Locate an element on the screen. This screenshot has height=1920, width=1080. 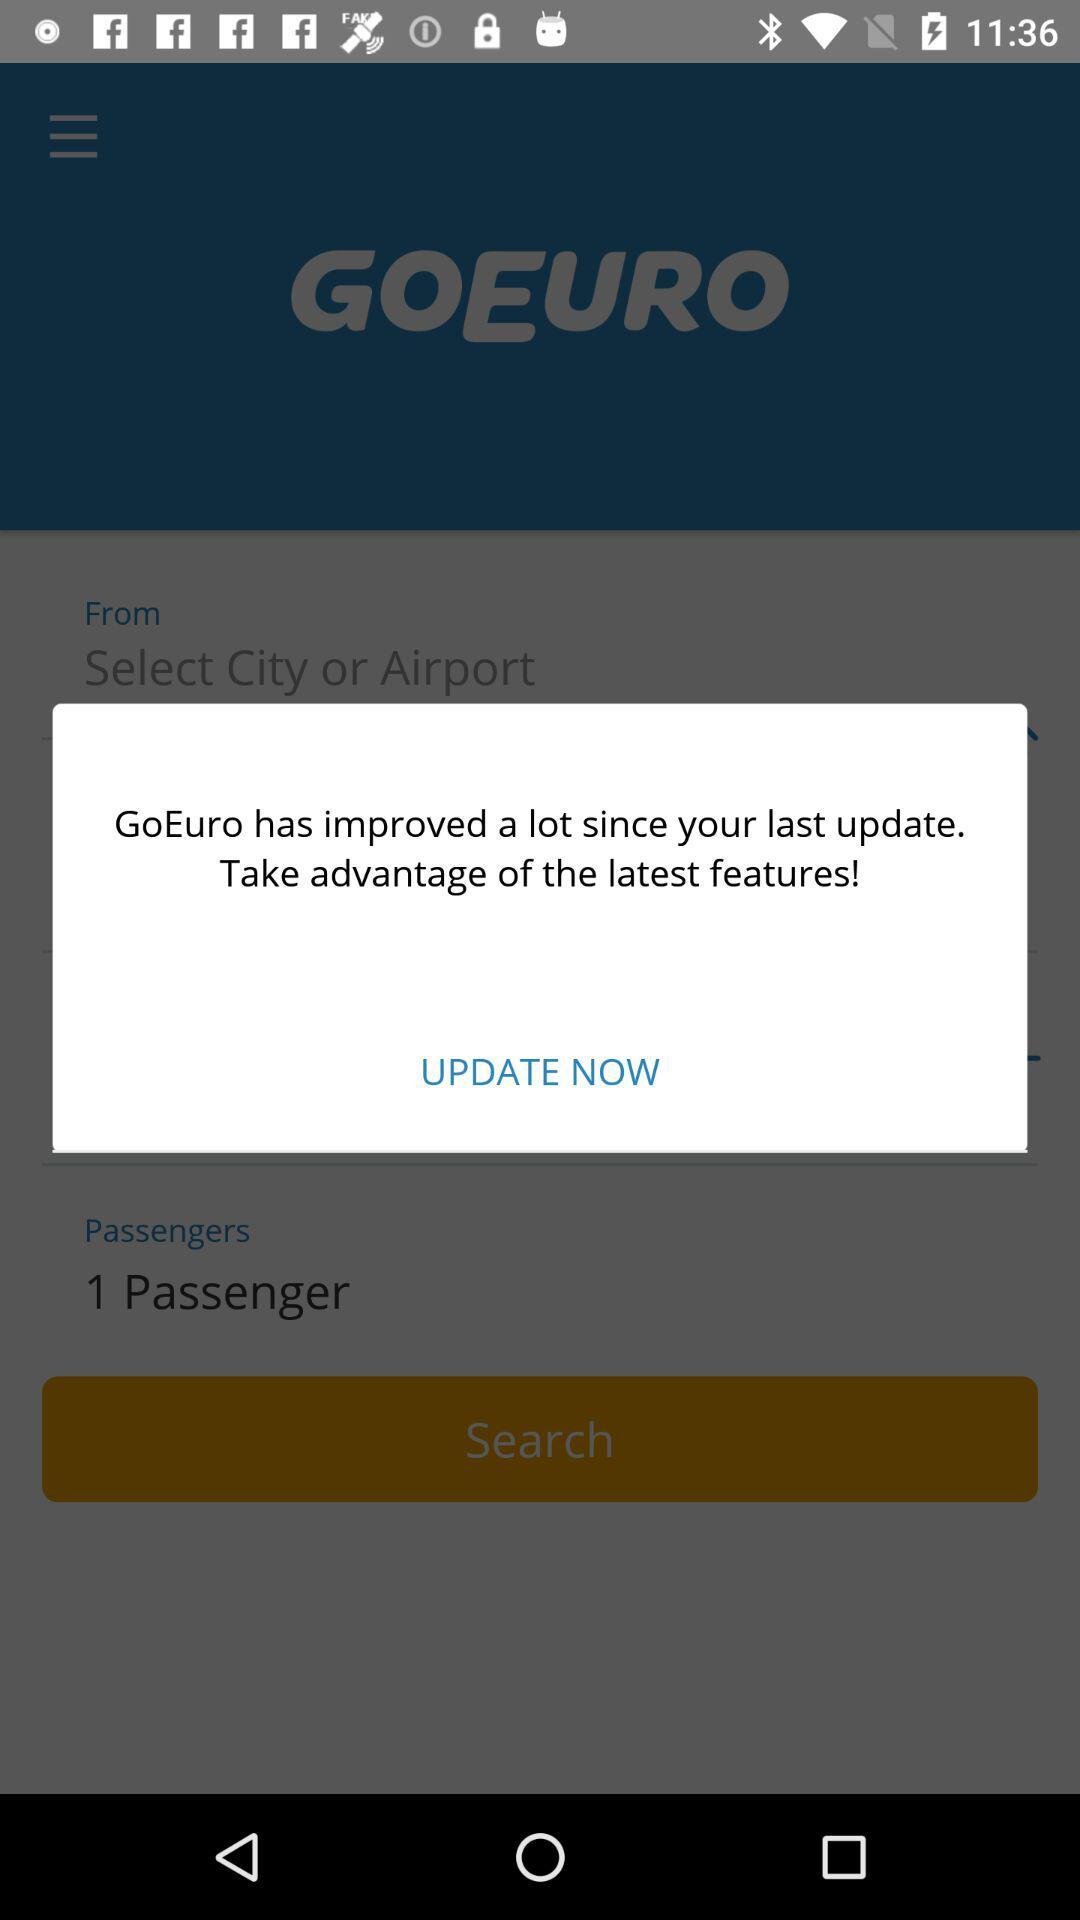
item below the goeuro has improved icon is located at coordinates (540, 1069).